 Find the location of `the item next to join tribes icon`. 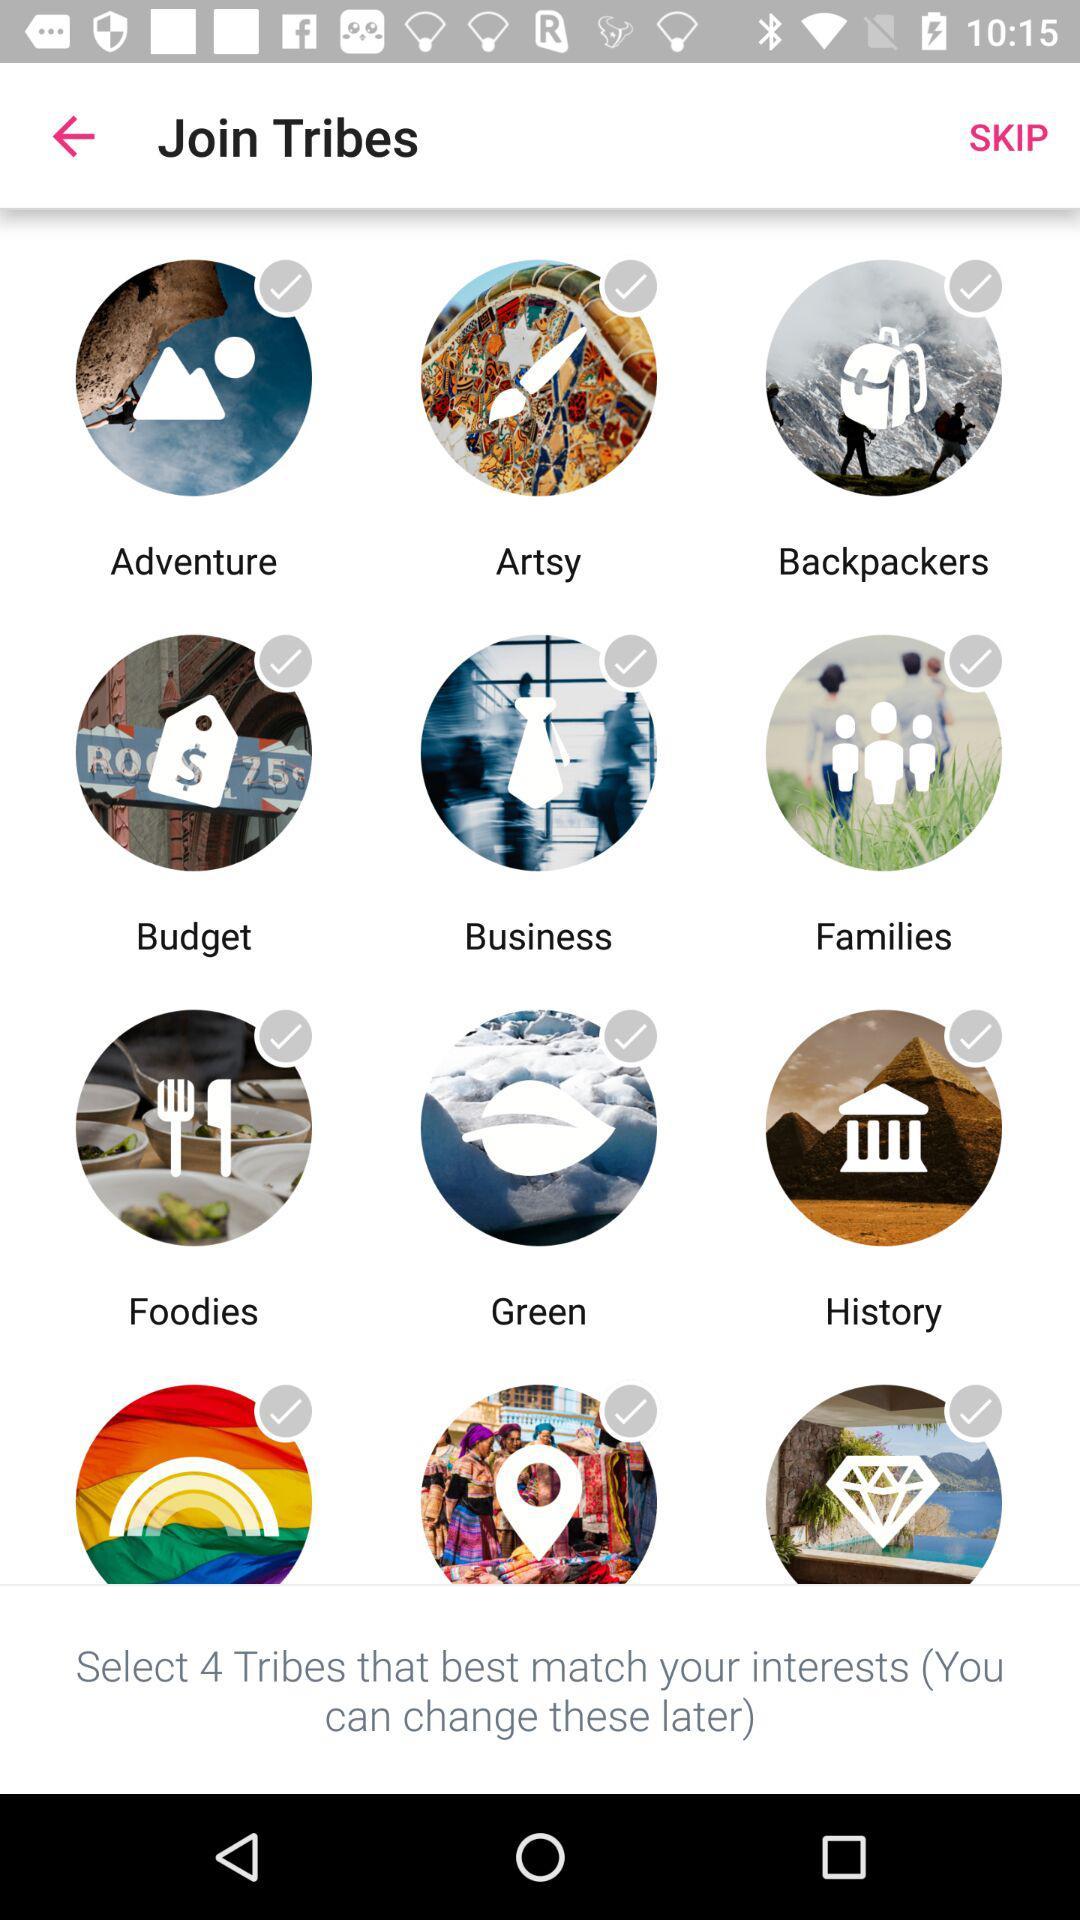

the item next to join tribes icon is located at coordinates (72, 135).